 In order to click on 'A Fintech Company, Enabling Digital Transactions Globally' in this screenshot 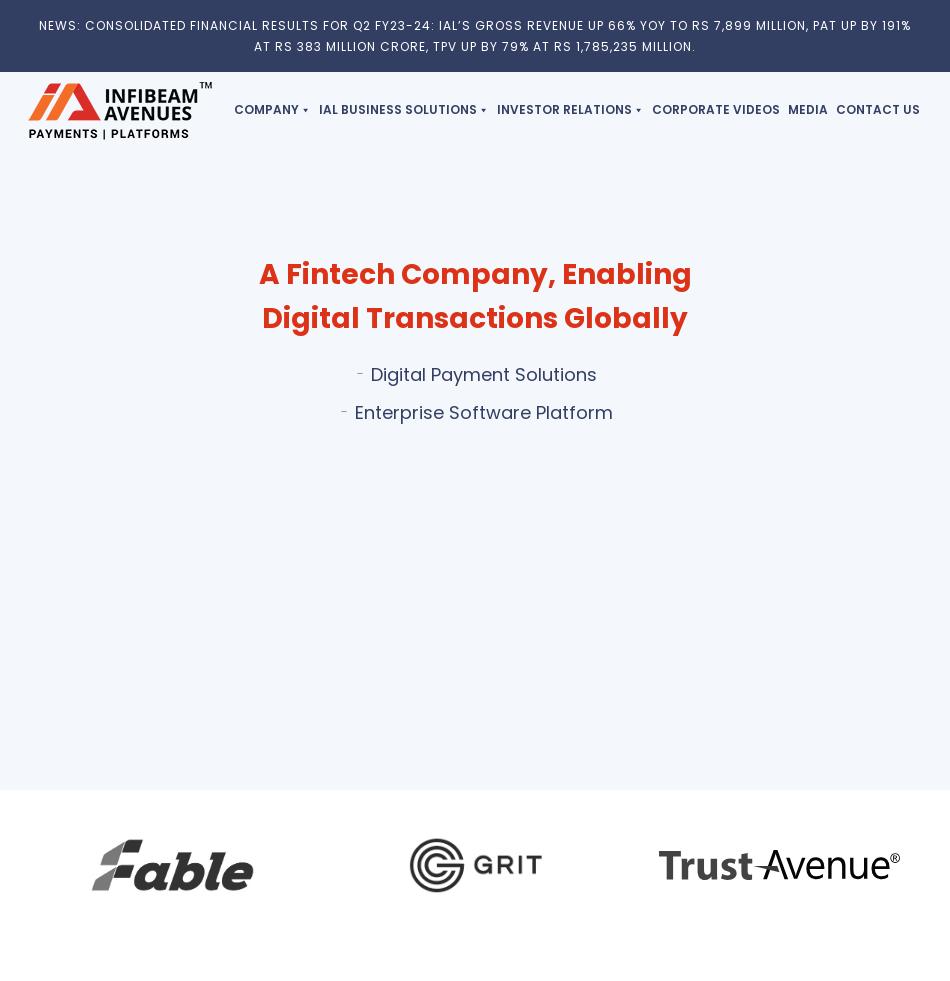, I will do `click(257, 295)`.